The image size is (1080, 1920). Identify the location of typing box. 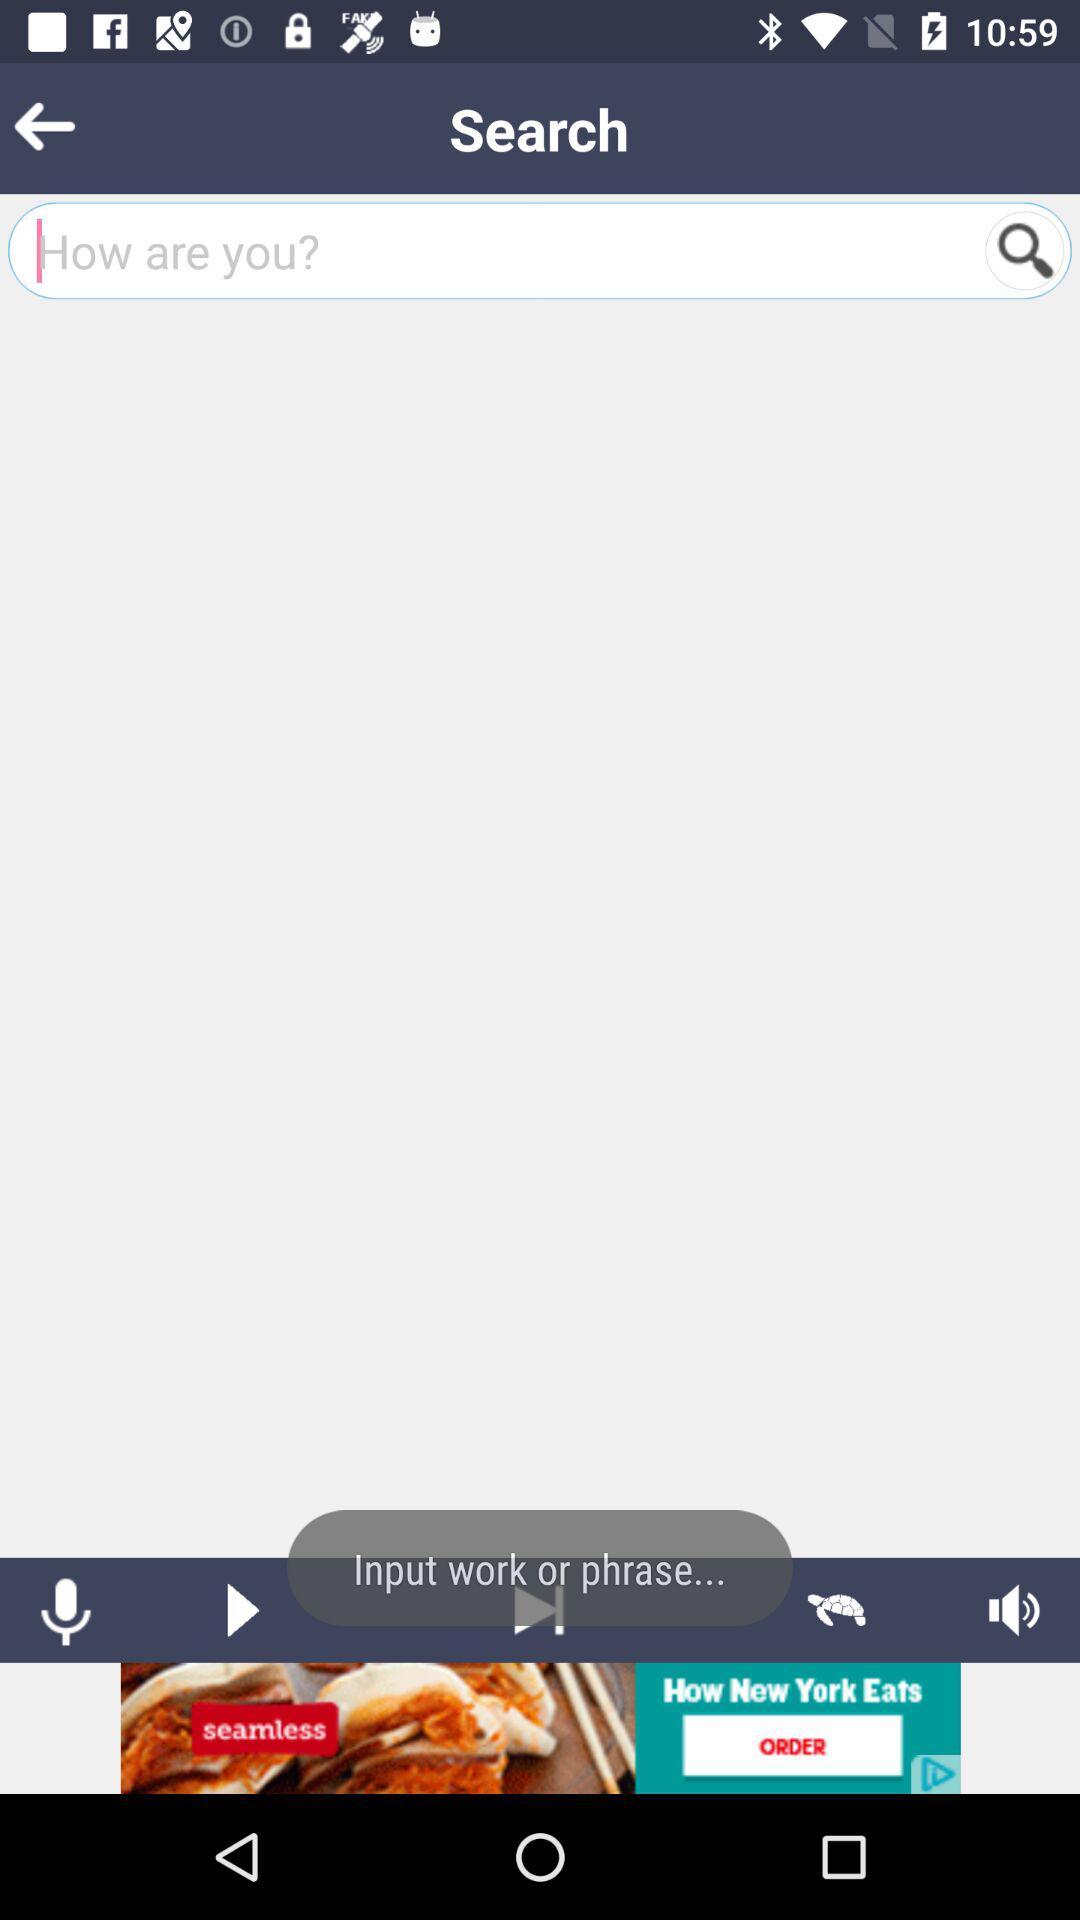
(496, 249).